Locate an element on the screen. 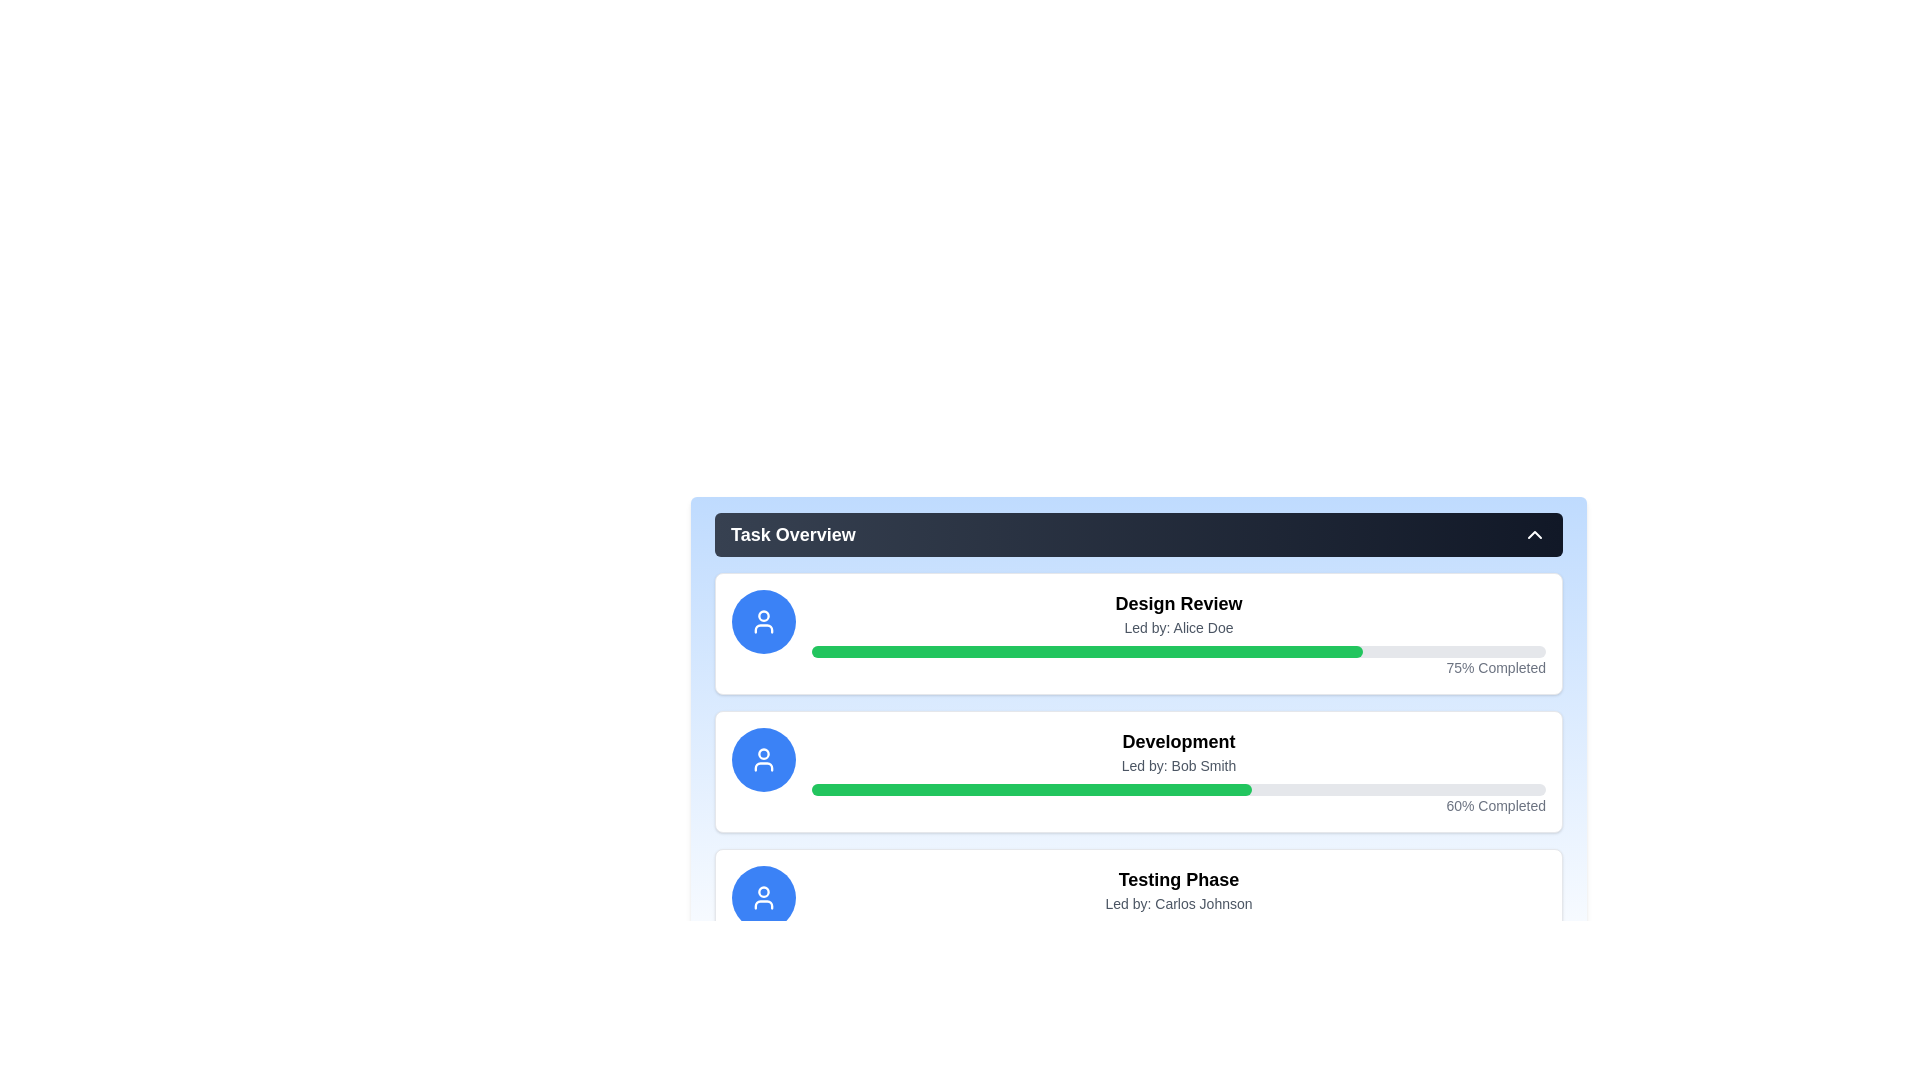  the progress indicator text label located below the green progress bar in the 'Development' task card, which shows the percentage of completion is located at coordinates (1179, 805).